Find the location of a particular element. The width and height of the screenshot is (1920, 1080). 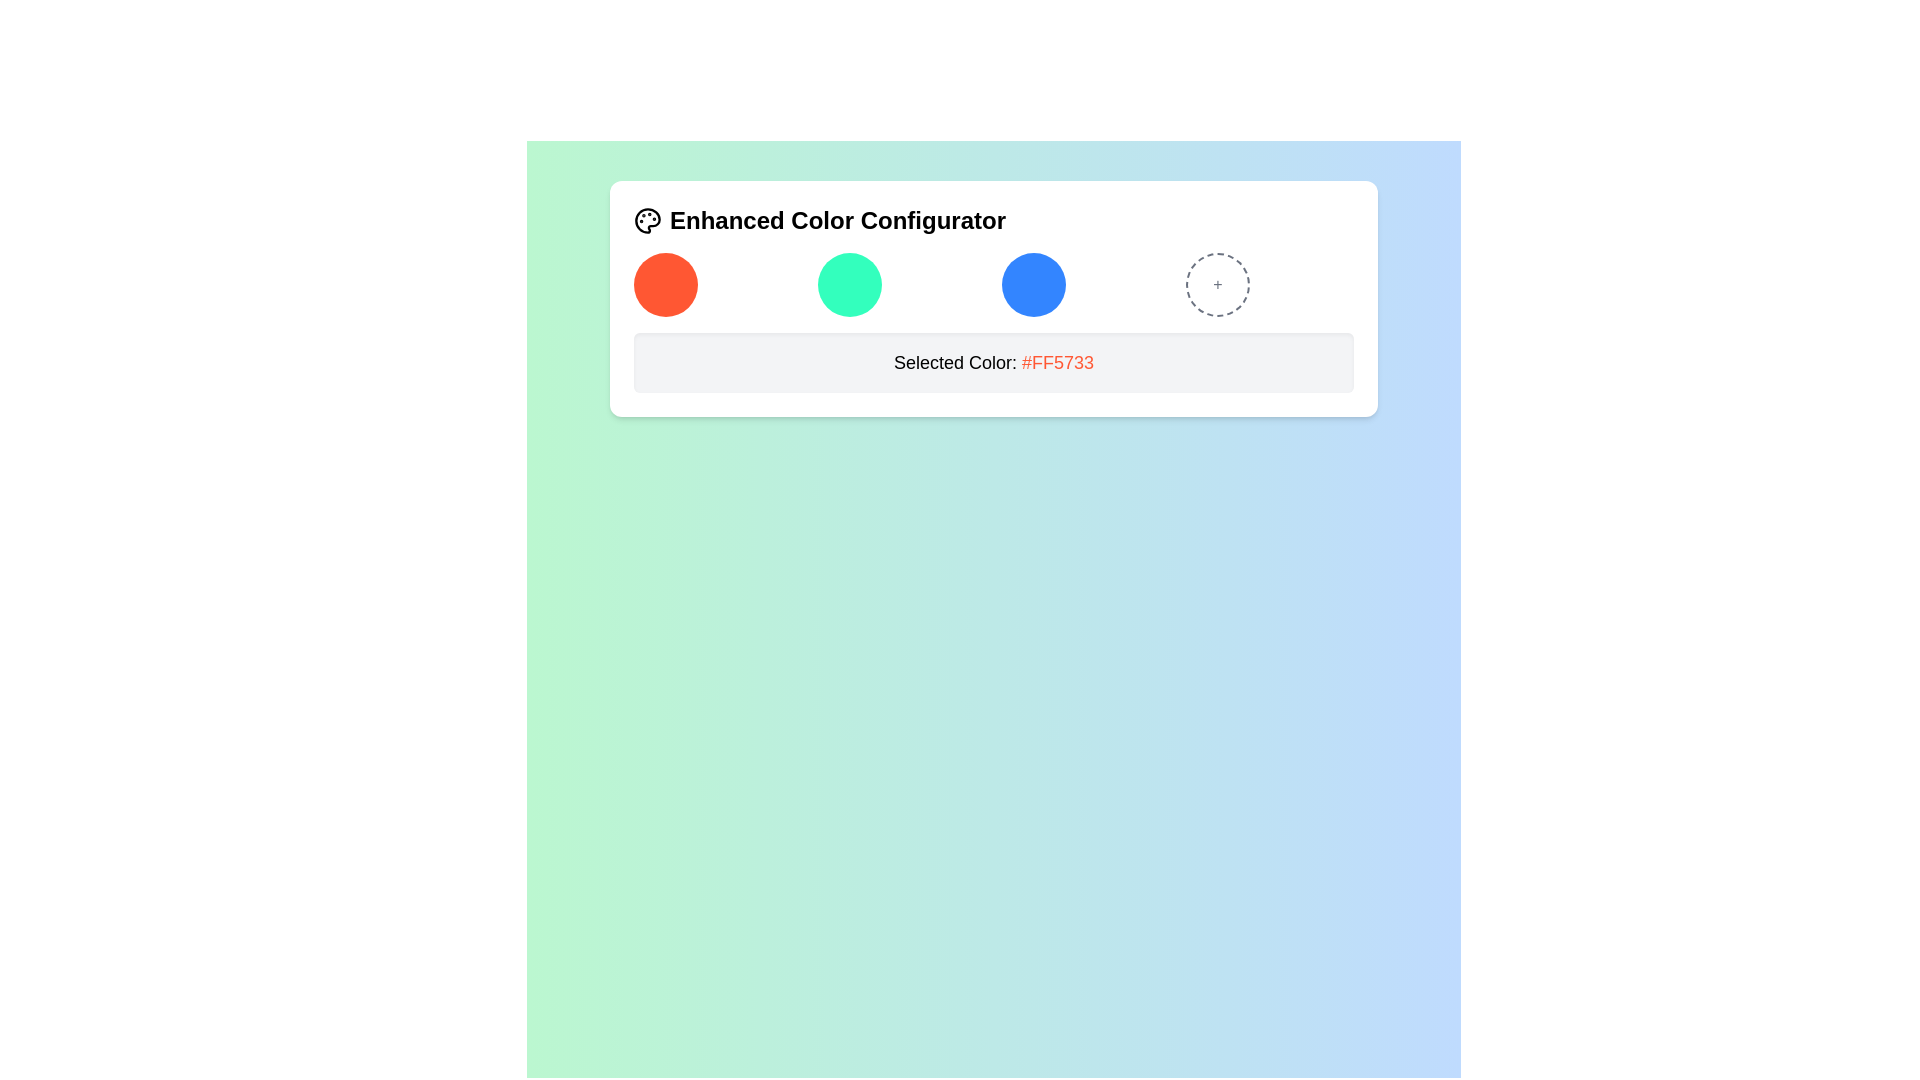

the third circular icon representing the blue color choice in the Enhanced Color Configurator interface is located at coordinates (993, 285).